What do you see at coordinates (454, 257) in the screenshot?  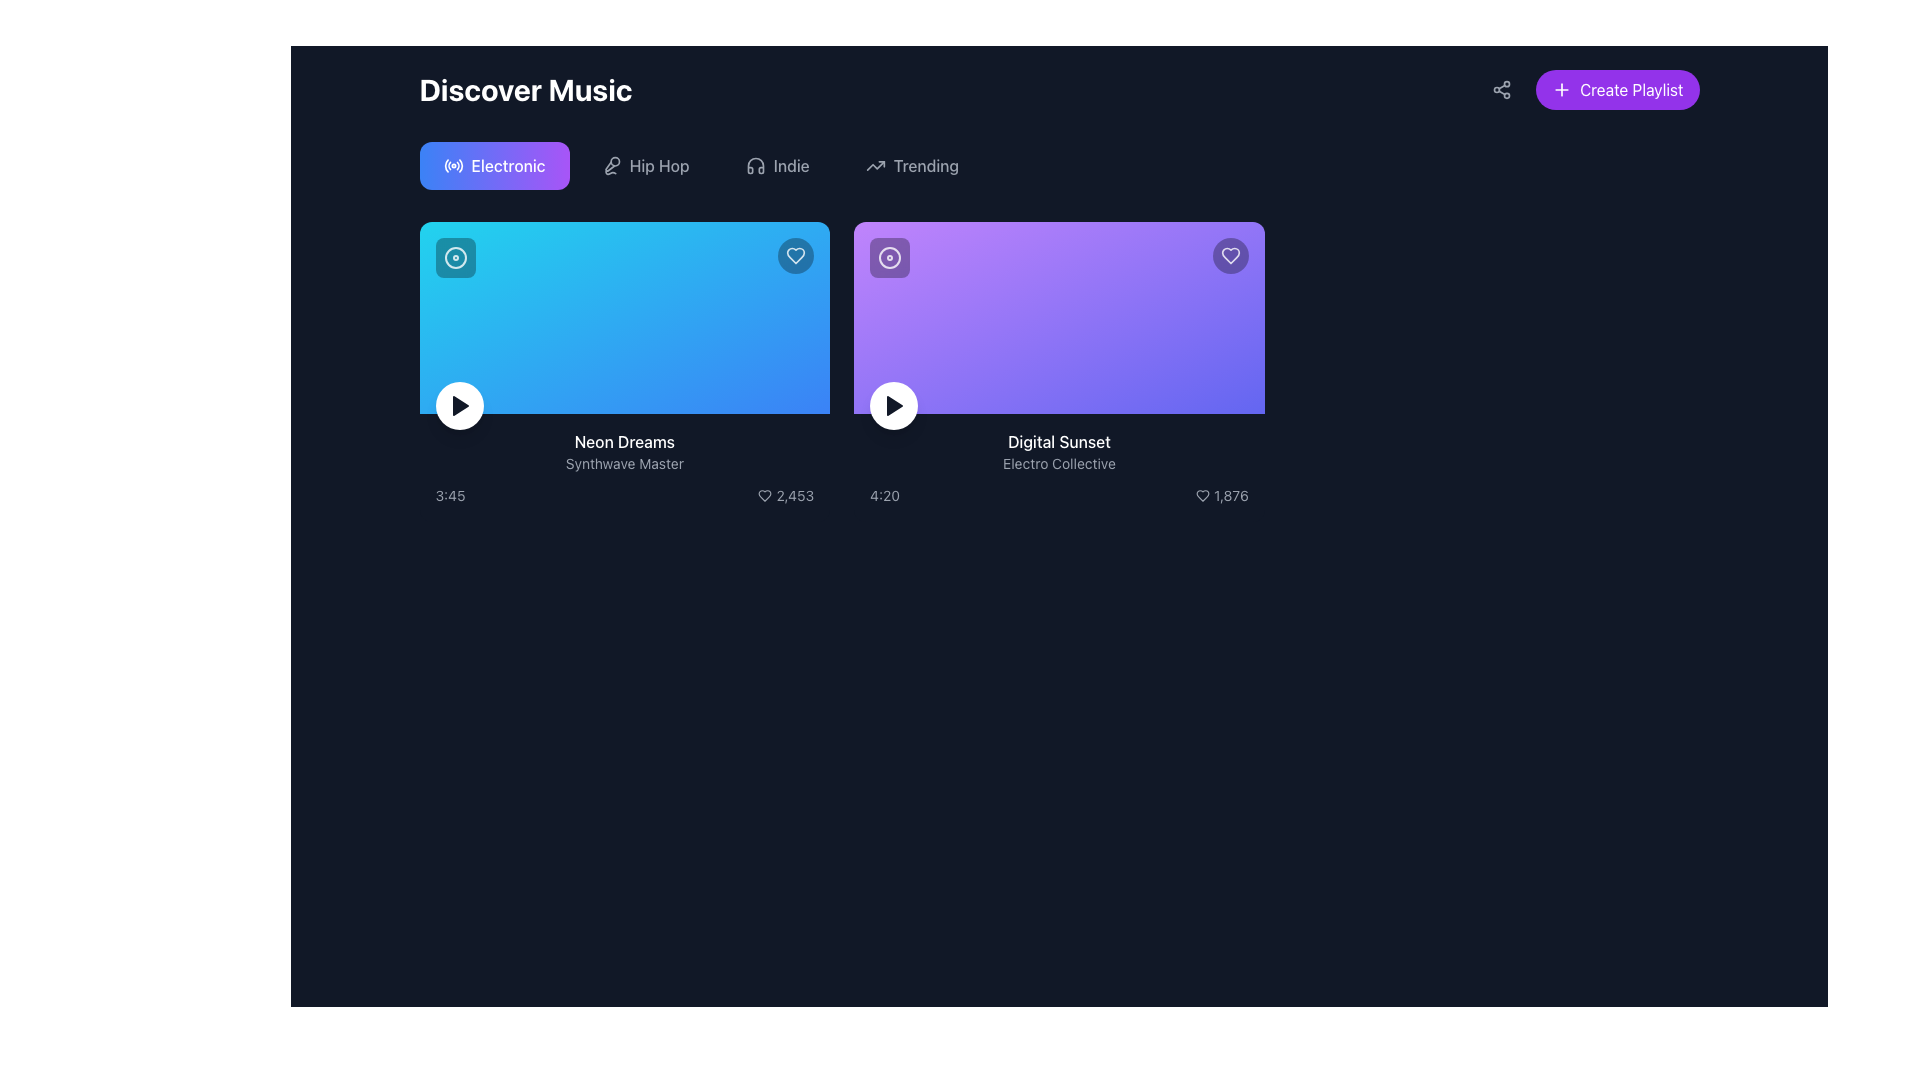 I see `the larger circular SVG graphic outlined with a bold stroke, located at the top left corner of the card displaying 'Neon Dreams'` at bounding box center [454, 257].